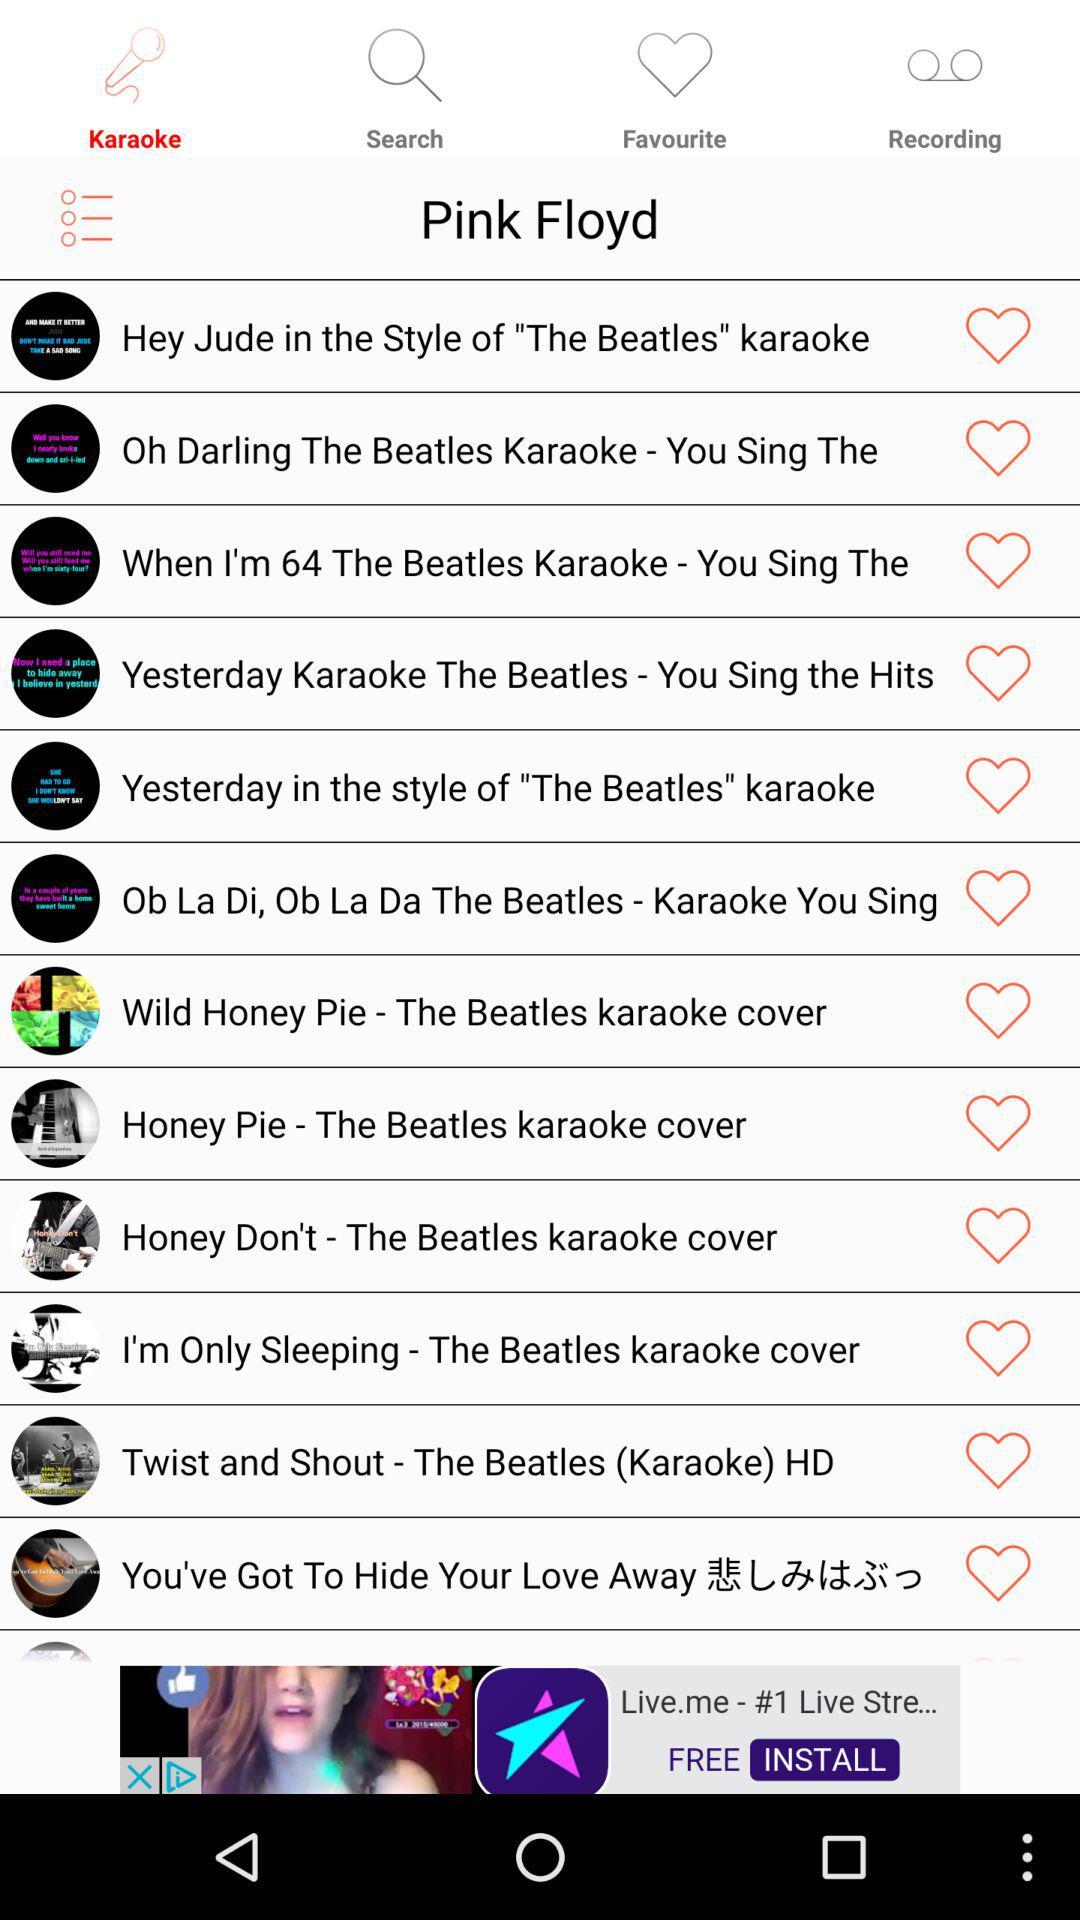  What do you see at coordinates (998, 1460) in the screenshot?
I see `love track` at bounding box center [998, 1460].